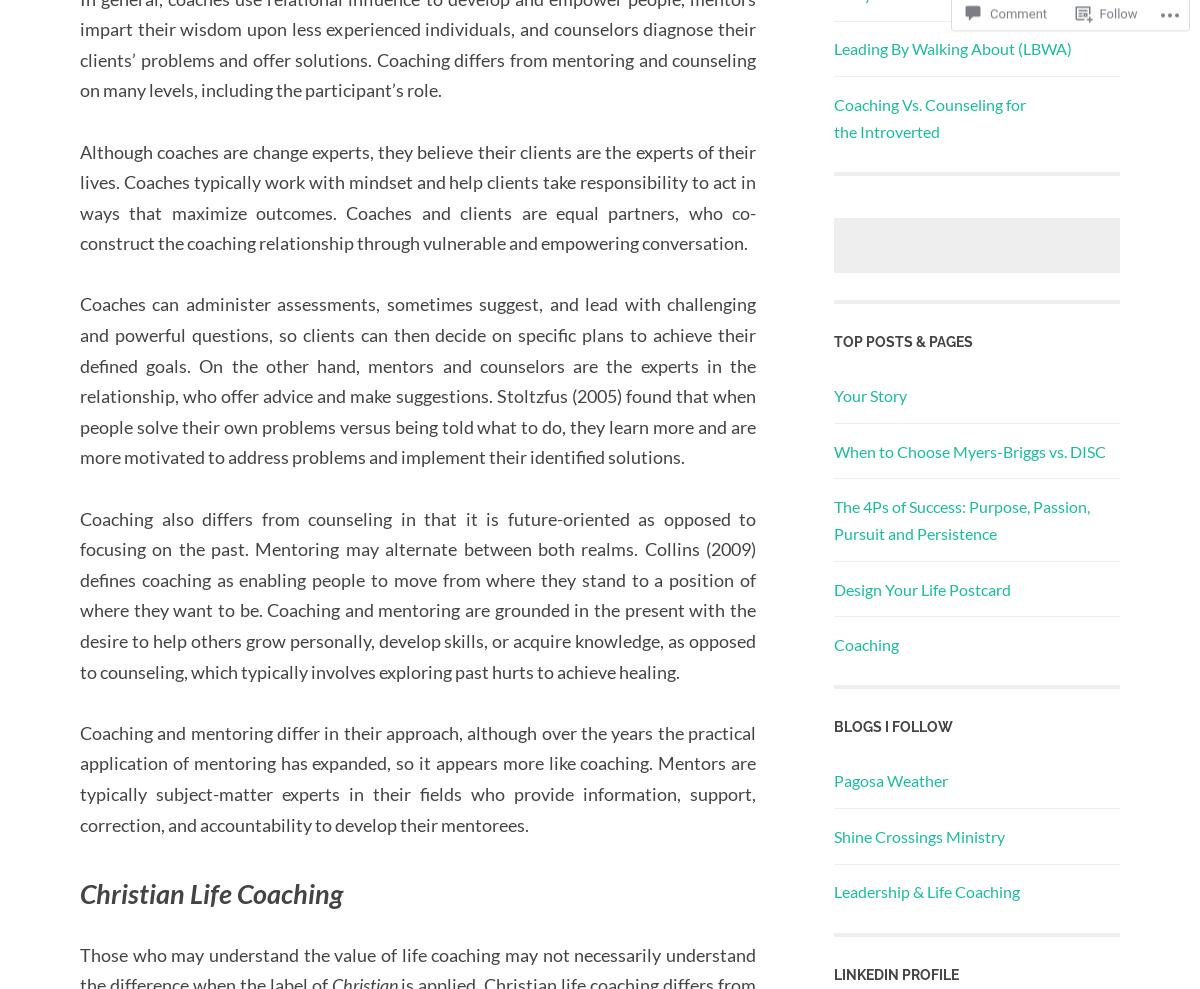 The height and width of the screenshot is (989, 1200). What do you see at coordinates (919, 835) in the screenshot?
I see `'Shine Crossings Ministry'` at bounding box center [919, 835].